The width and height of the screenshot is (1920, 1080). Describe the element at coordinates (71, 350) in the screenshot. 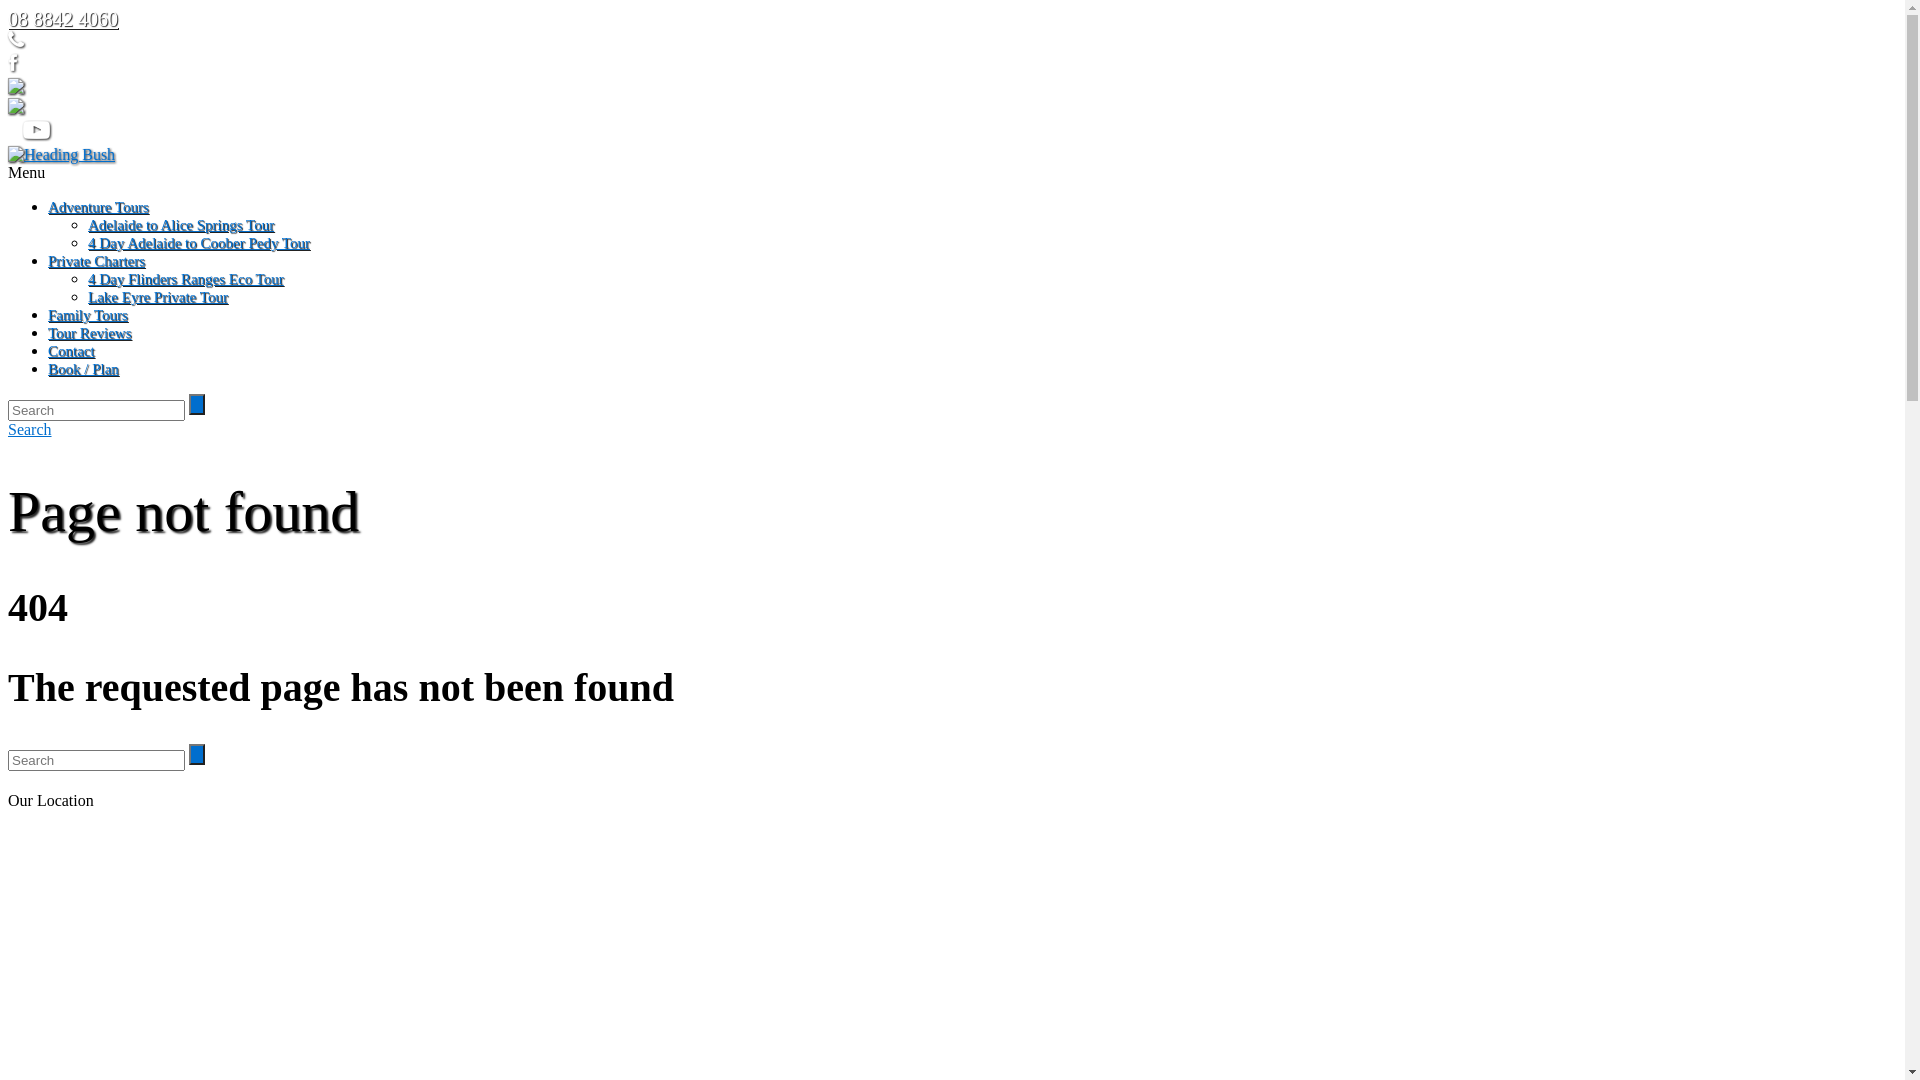

I see `'Contact'` at that location.